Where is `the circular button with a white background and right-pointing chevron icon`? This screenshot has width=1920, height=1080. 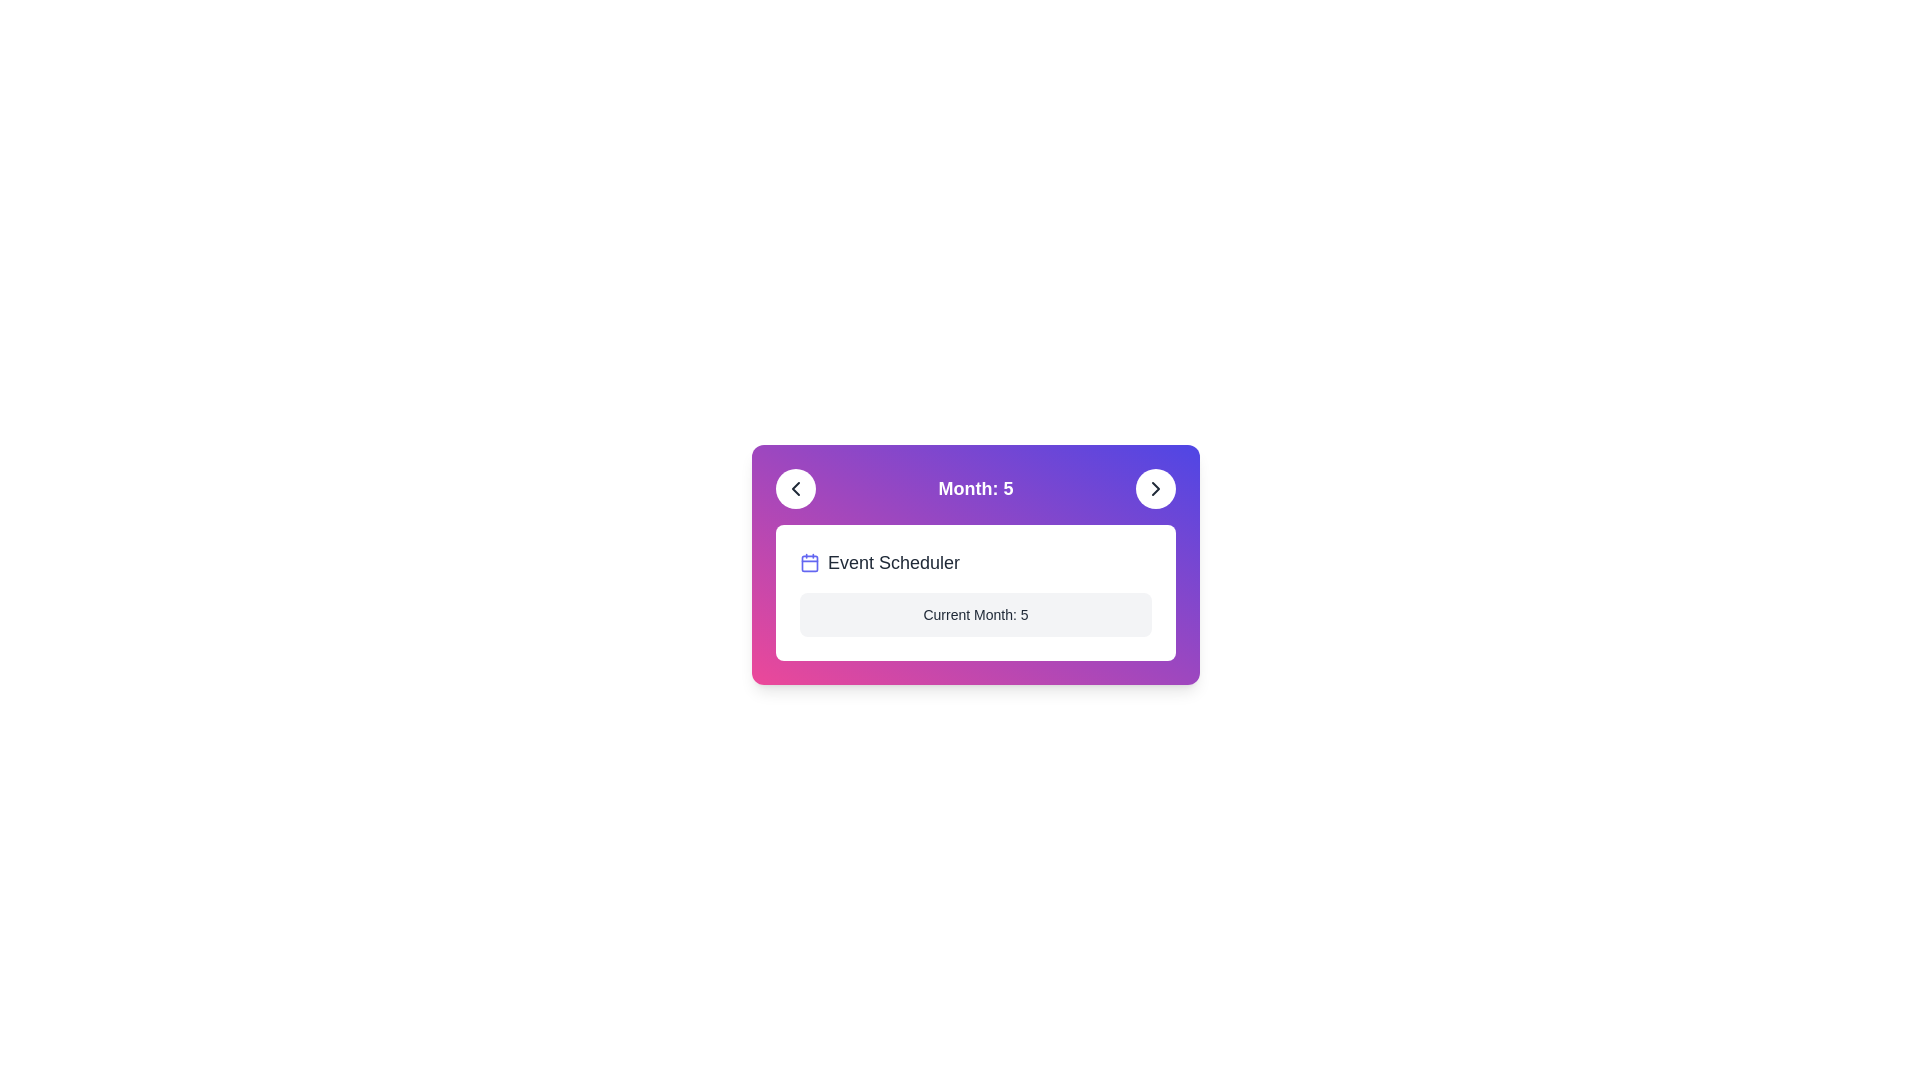 the circular button with a white background and right-pointing chevron icon is located at coordinates (1156, 489).